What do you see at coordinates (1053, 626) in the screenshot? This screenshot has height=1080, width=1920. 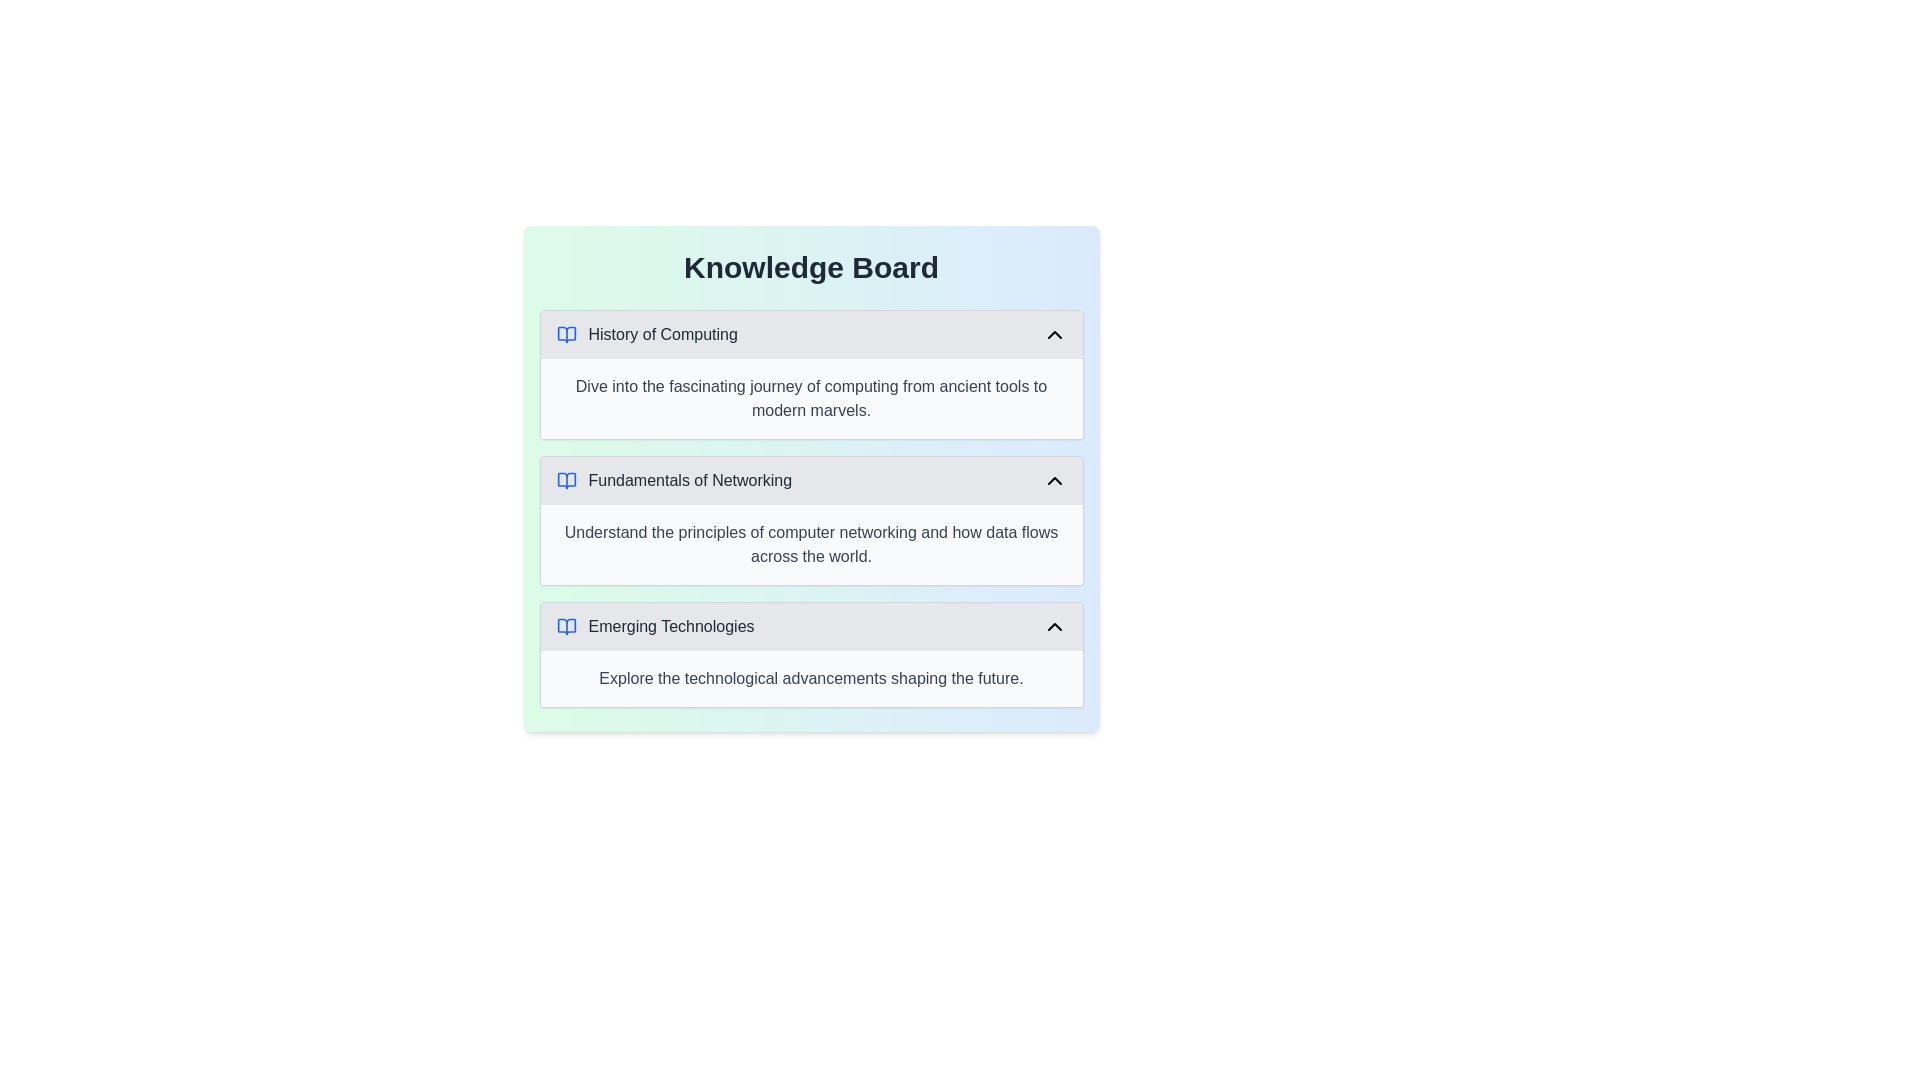 I see `the upward chevron icon located at the far right of the 'Emerging Technologies' section header` at bounding box center [1053, 626].